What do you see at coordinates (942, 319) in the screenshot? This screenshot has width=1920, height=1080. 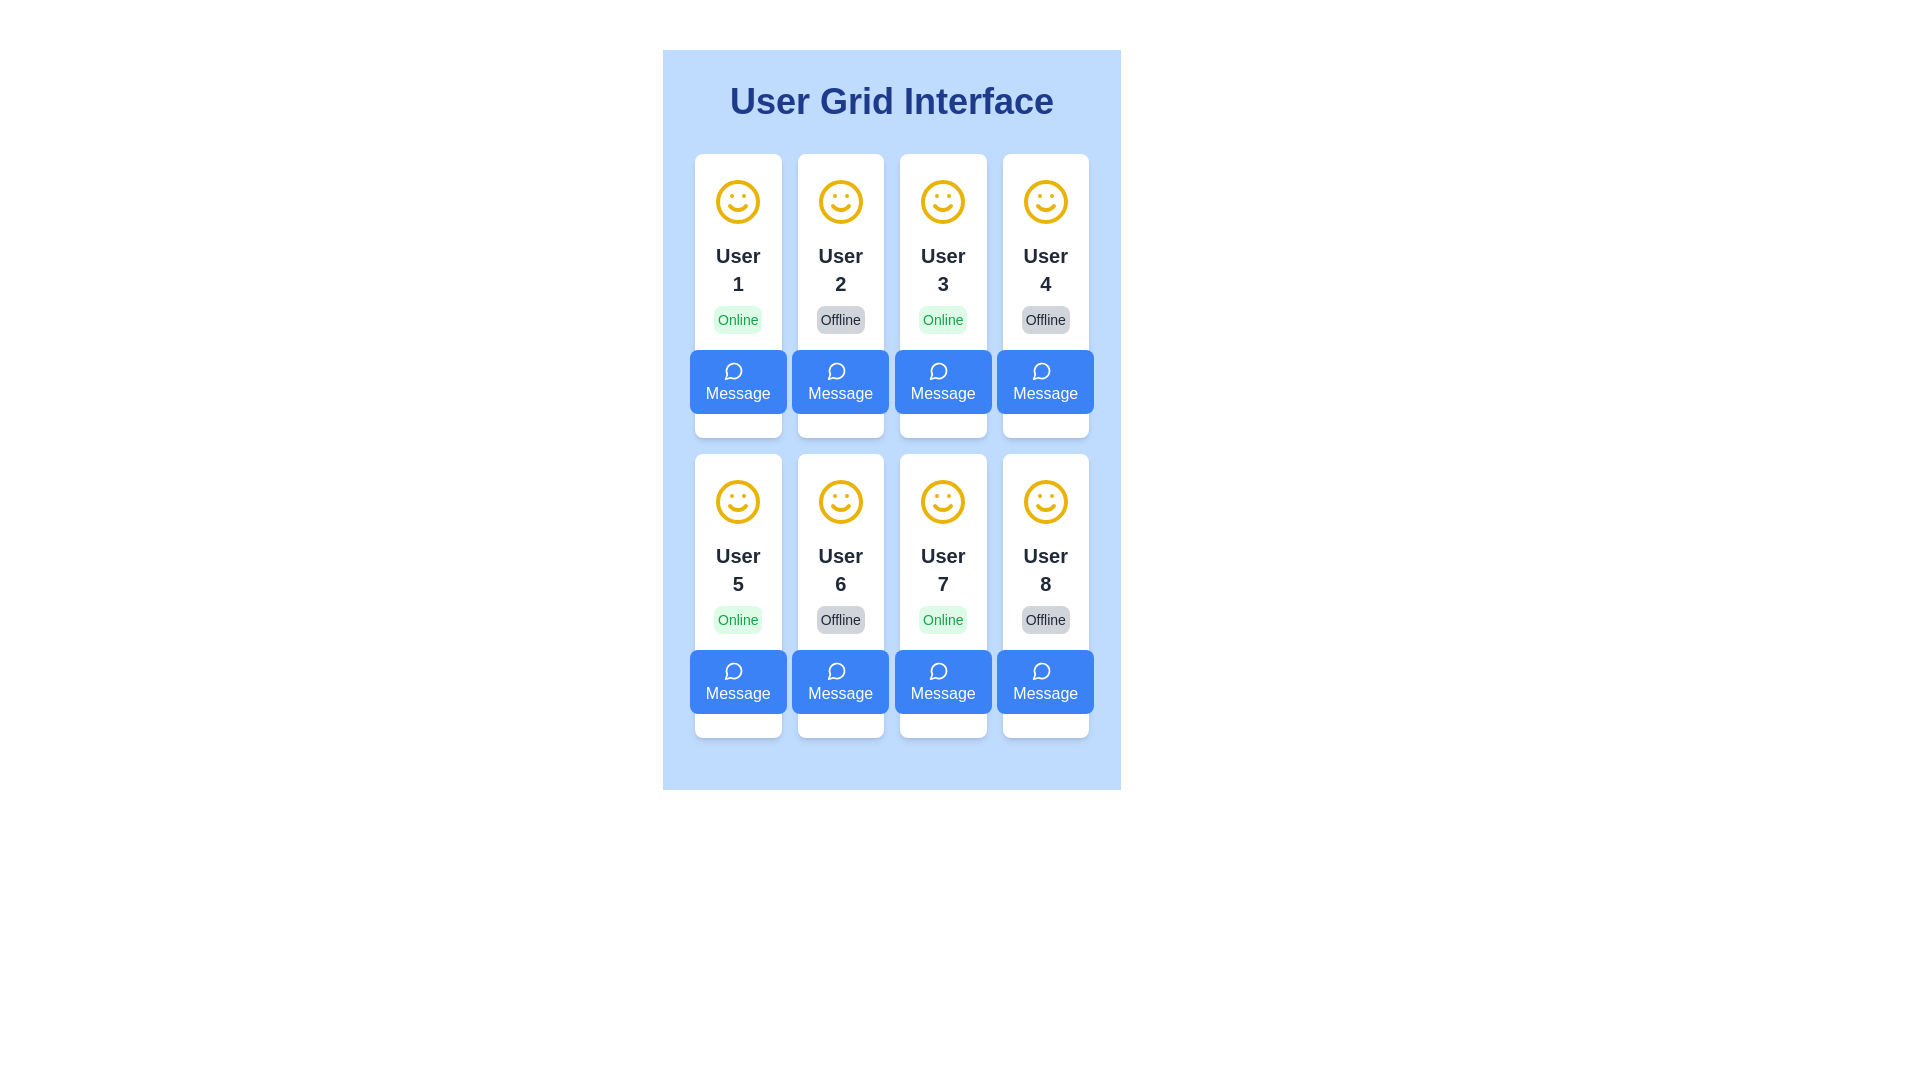 I see `the status indicator located within the third box of the user cards grid, directly beneath the 'User 3' label, which shows that 'User 3' is currently online` at bounding box center [942, 319].